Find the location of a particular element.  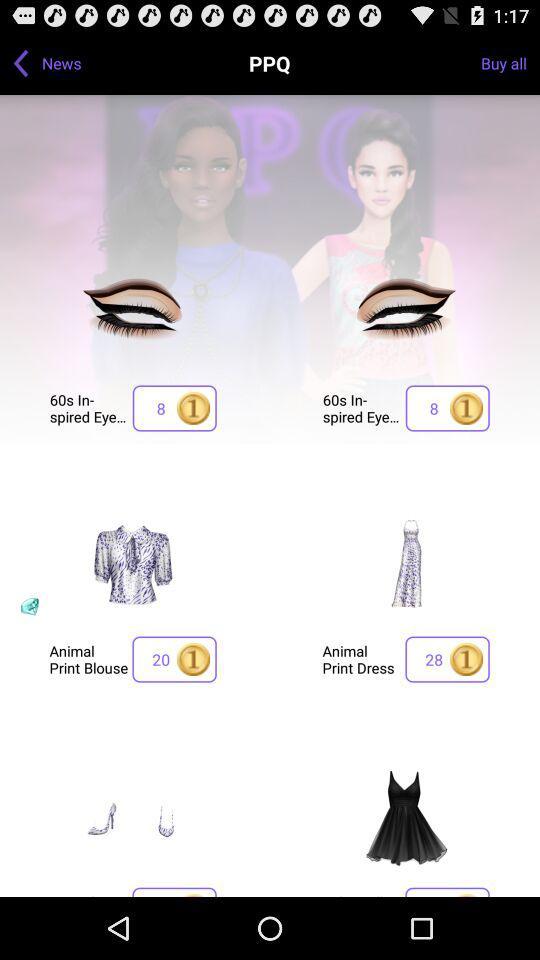

the second image on right is located at coordinates (405, 566).